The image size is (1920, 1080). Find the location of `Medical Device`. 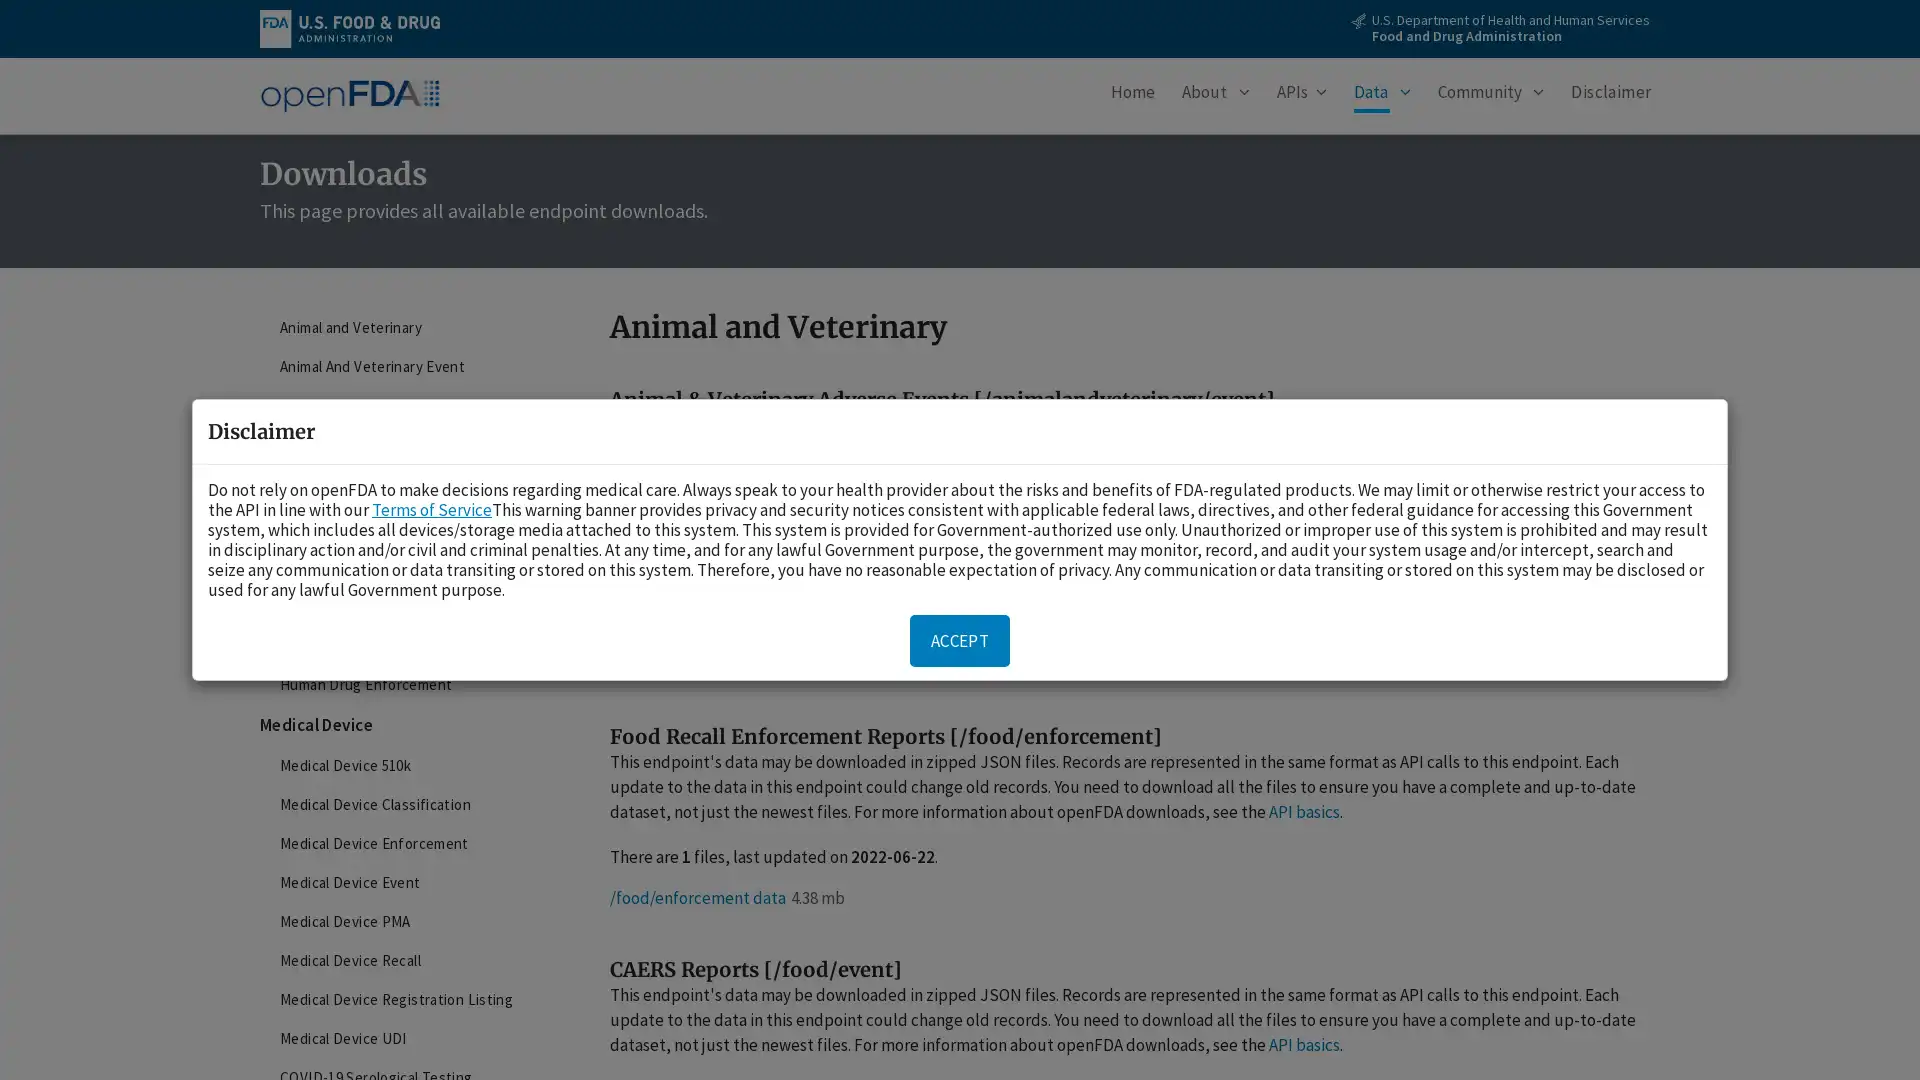

Medical Device is located at coordinates (408, 725).